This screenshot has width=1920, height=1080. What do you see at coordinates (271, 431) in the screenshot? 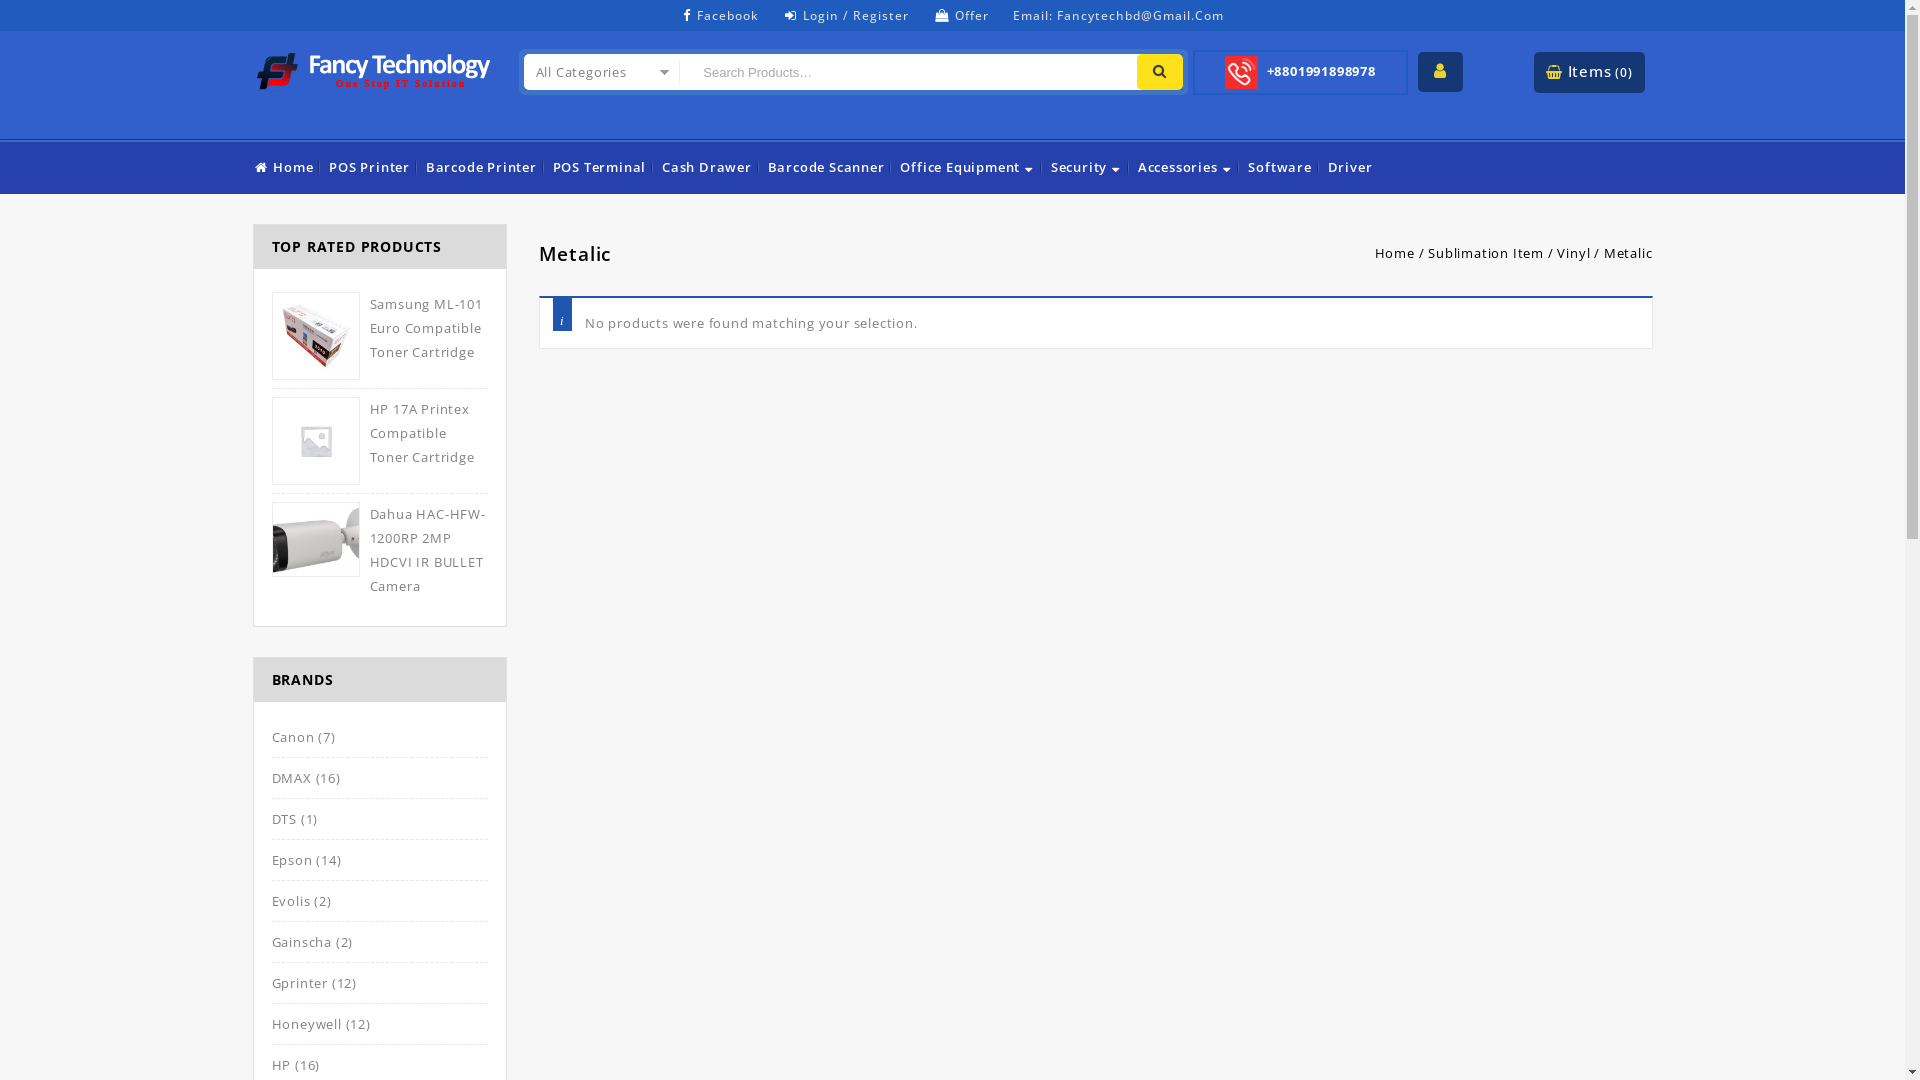
I see `'HP 17A Printex Compatible Toner Cartridge'` at bounding box center [271, 431].